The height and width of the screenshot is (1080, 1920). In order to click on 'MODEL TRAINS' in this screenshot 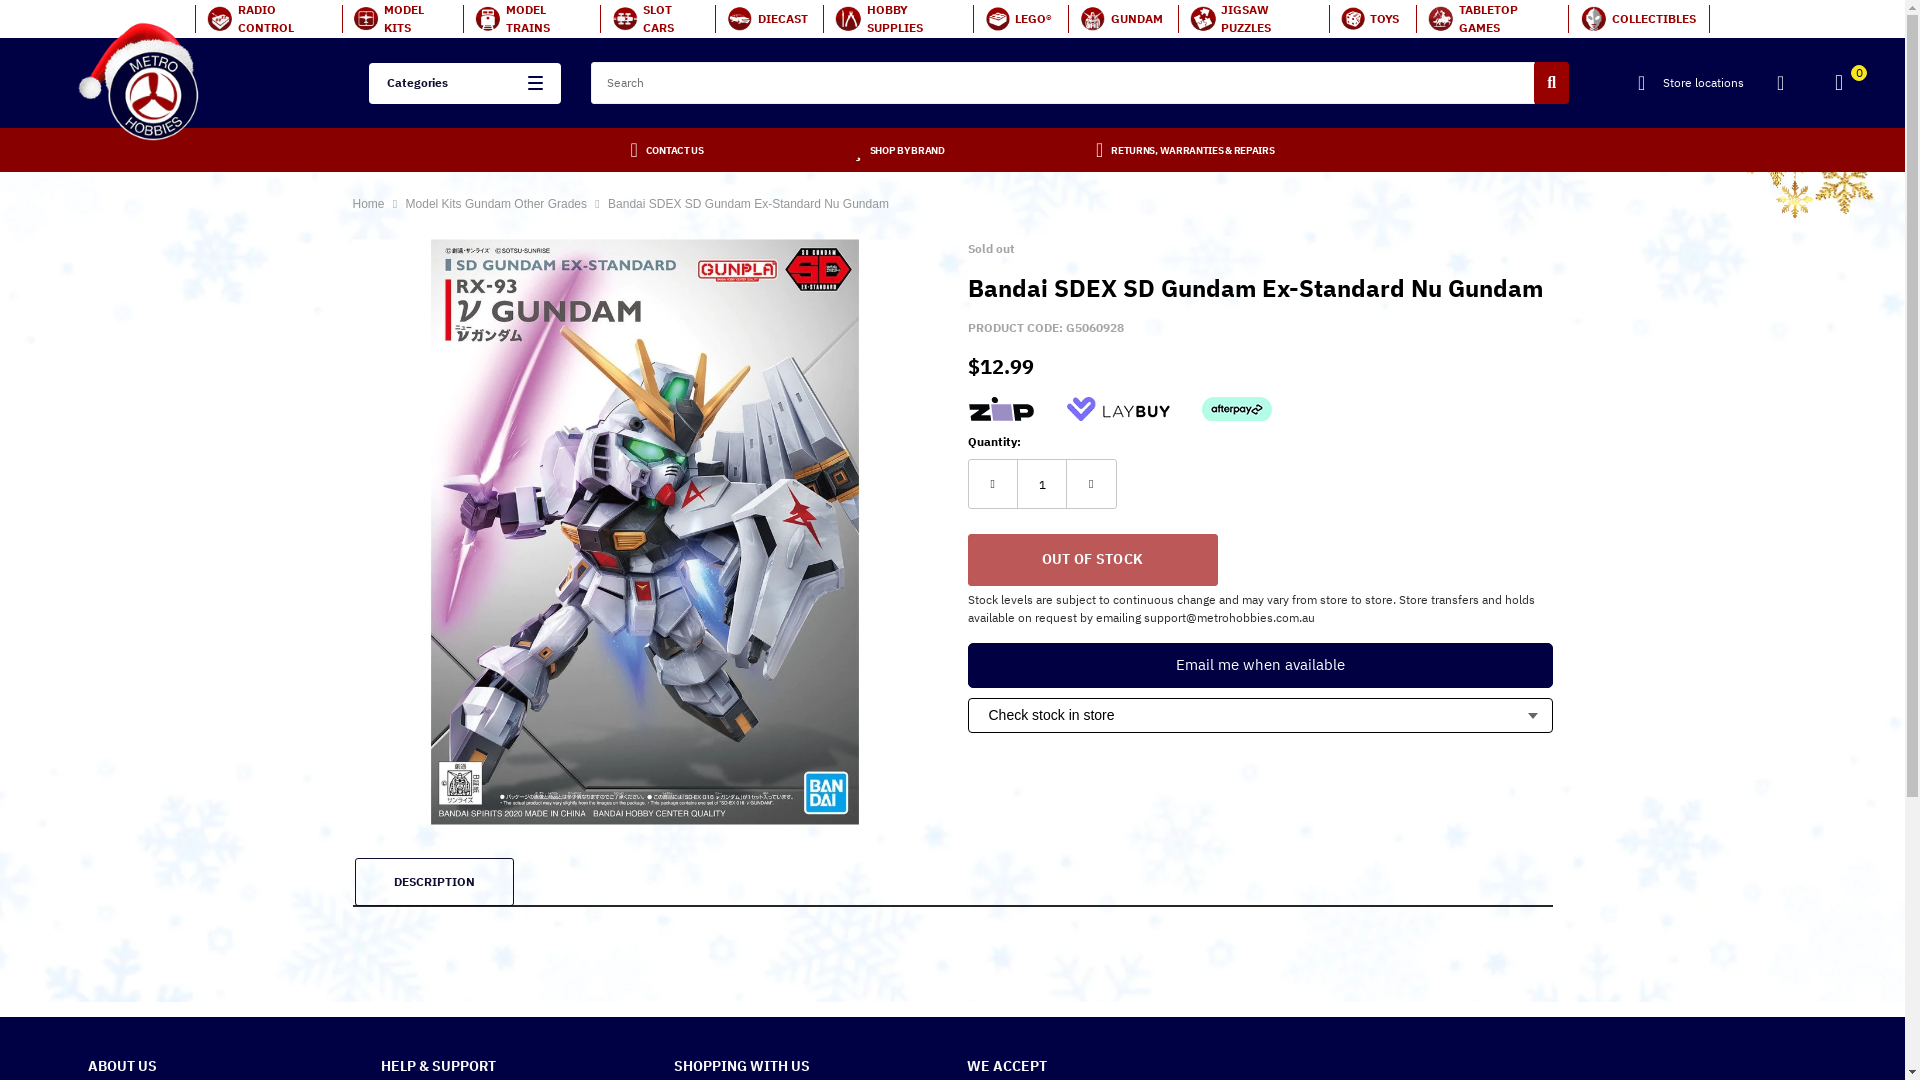, I will do `click(532, 19)`.